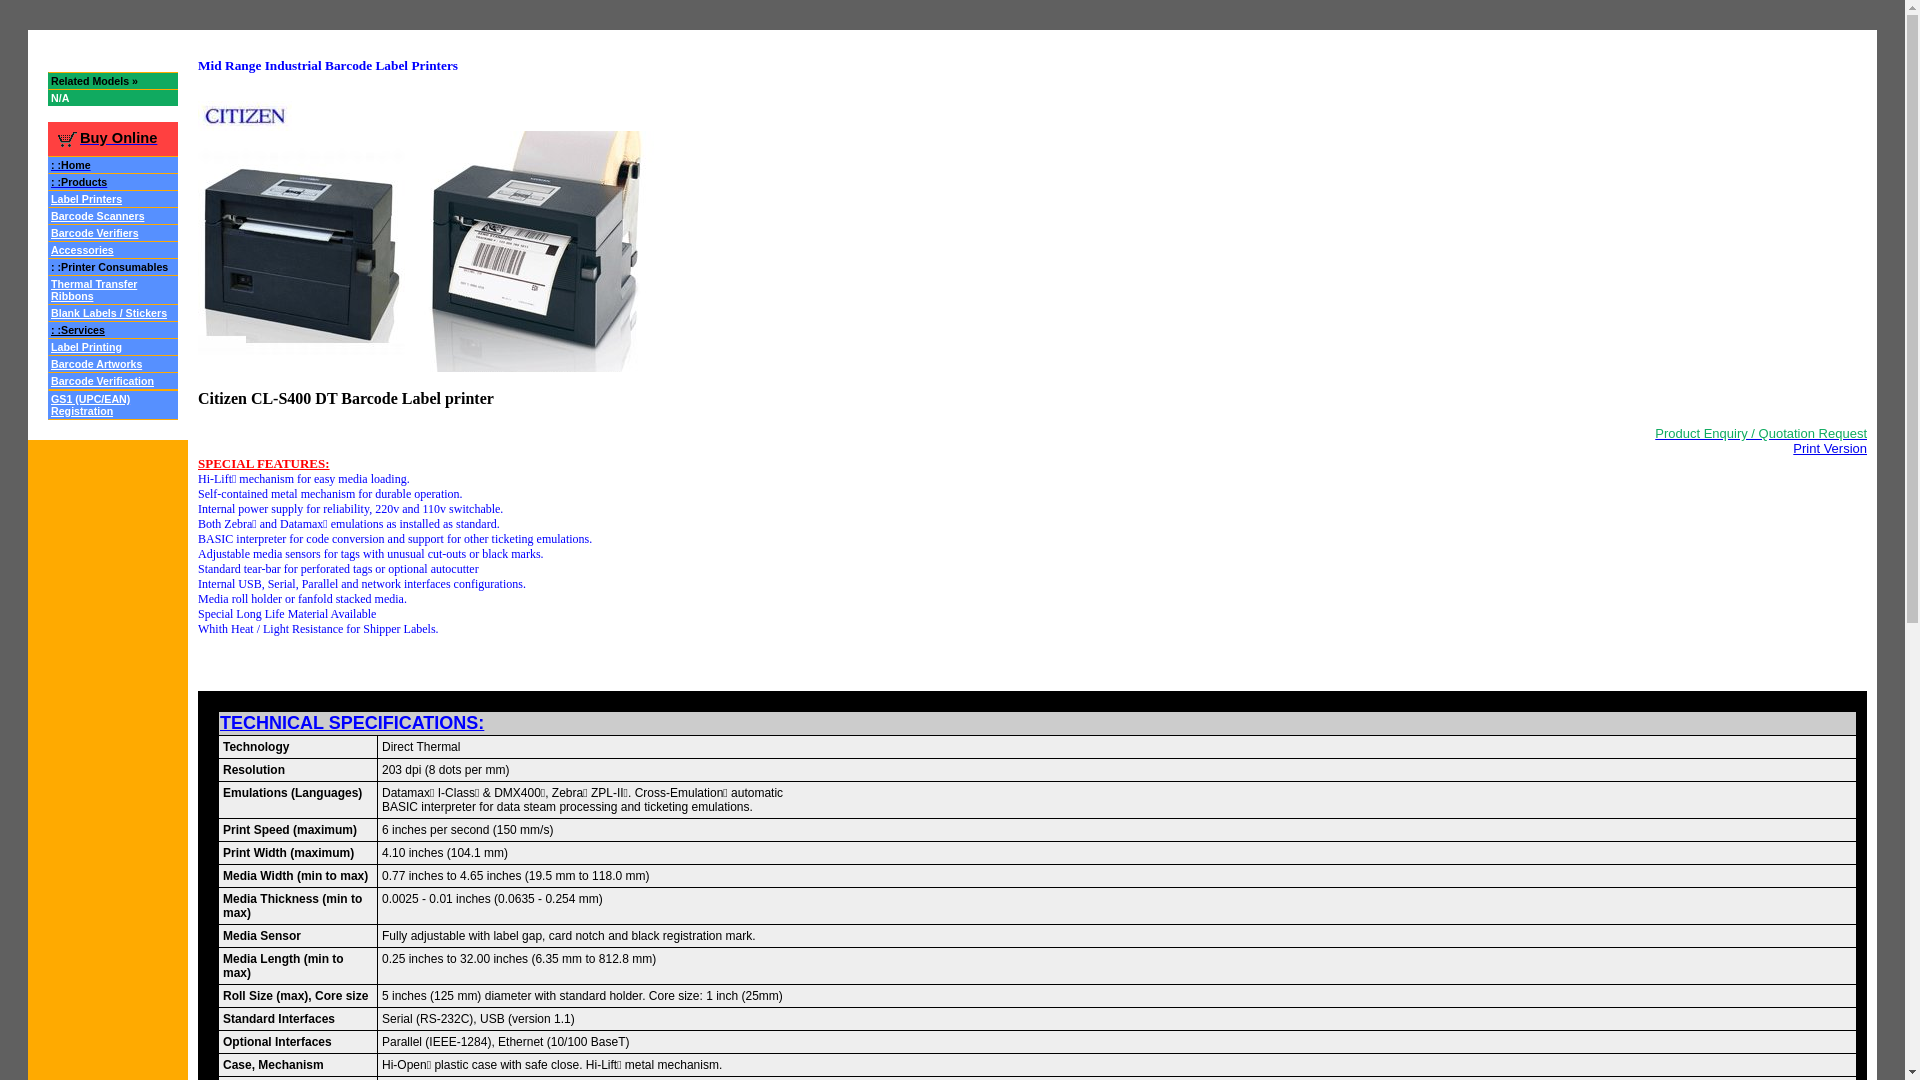  I want to click on 'Barcode Verification', so click(101, 379).